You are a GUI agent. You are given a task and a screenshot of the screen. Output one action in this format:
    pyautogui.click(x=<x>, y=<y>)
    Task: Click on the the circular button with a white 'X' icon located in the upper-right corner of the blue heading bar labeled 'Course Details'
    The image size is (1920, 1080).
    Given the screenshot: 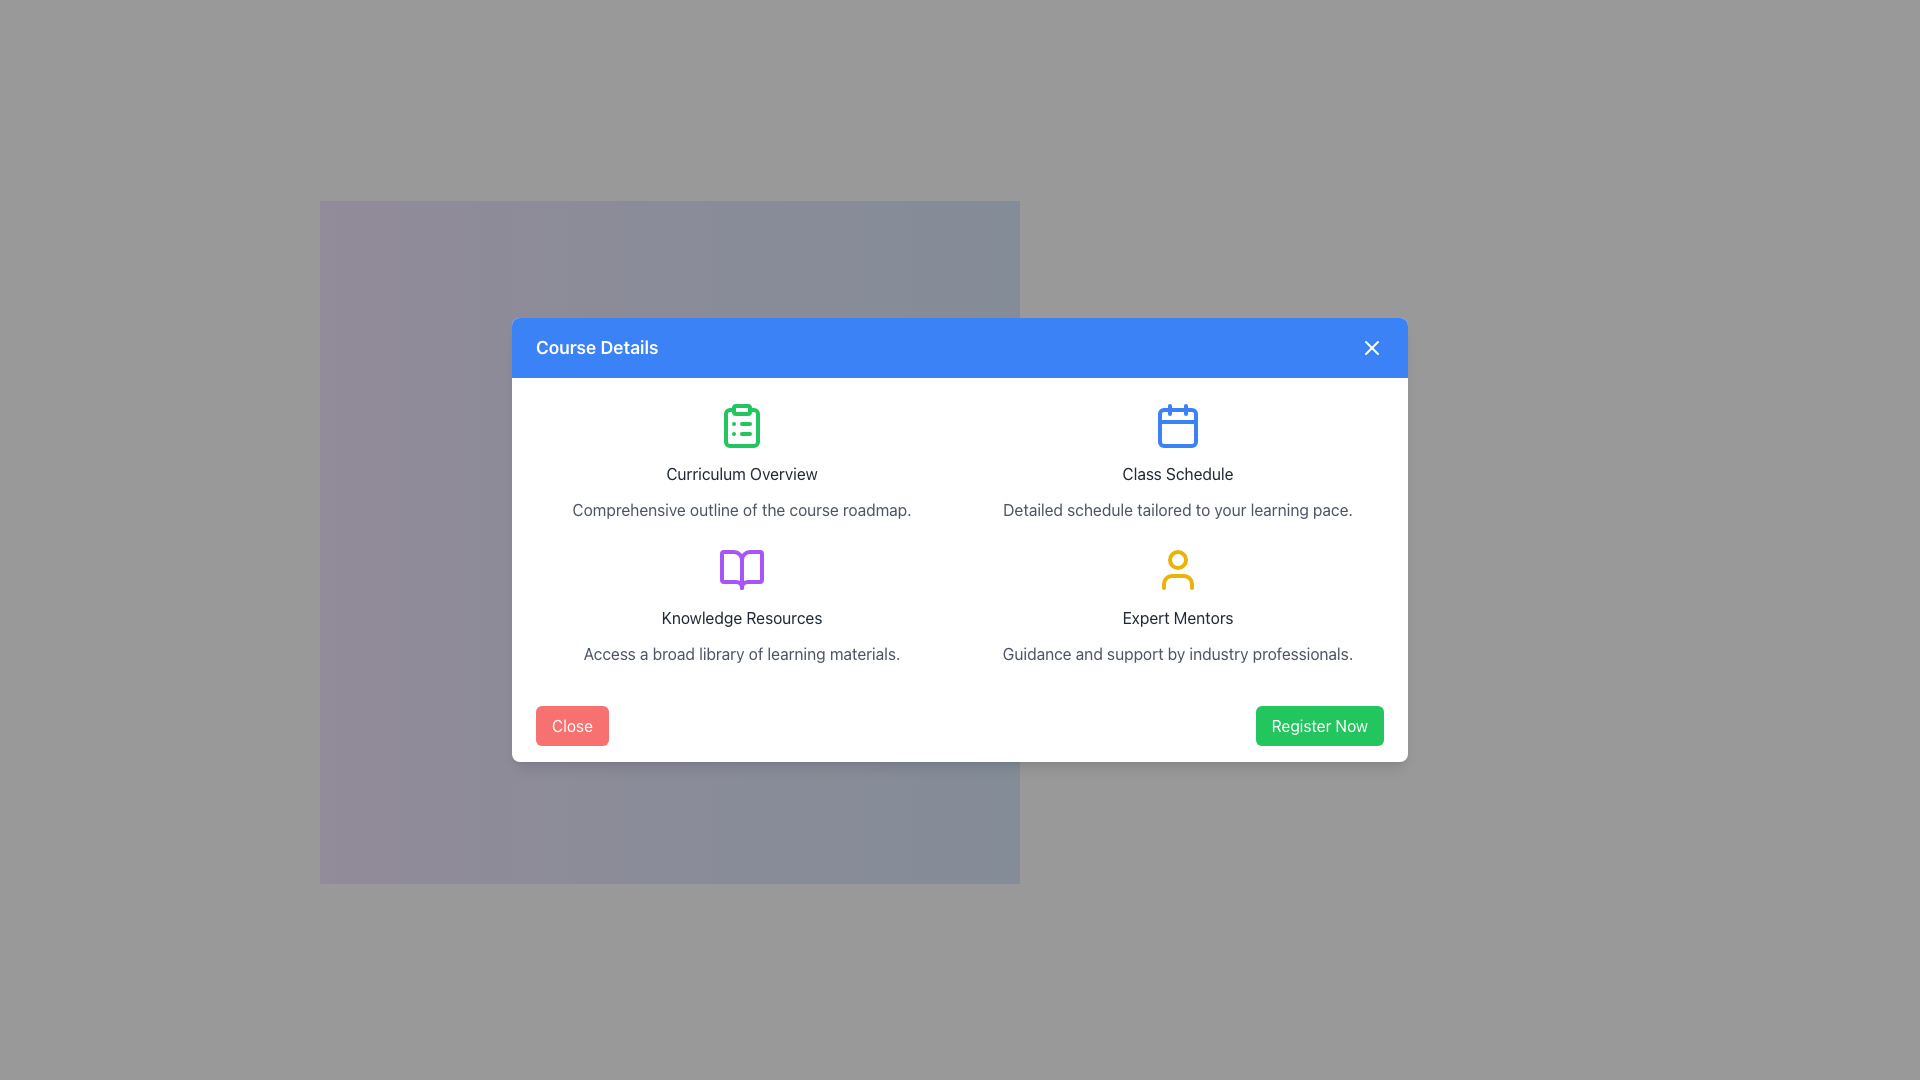 What is the action you would take?
    pyautogui.click(x=1371, y=346)
    